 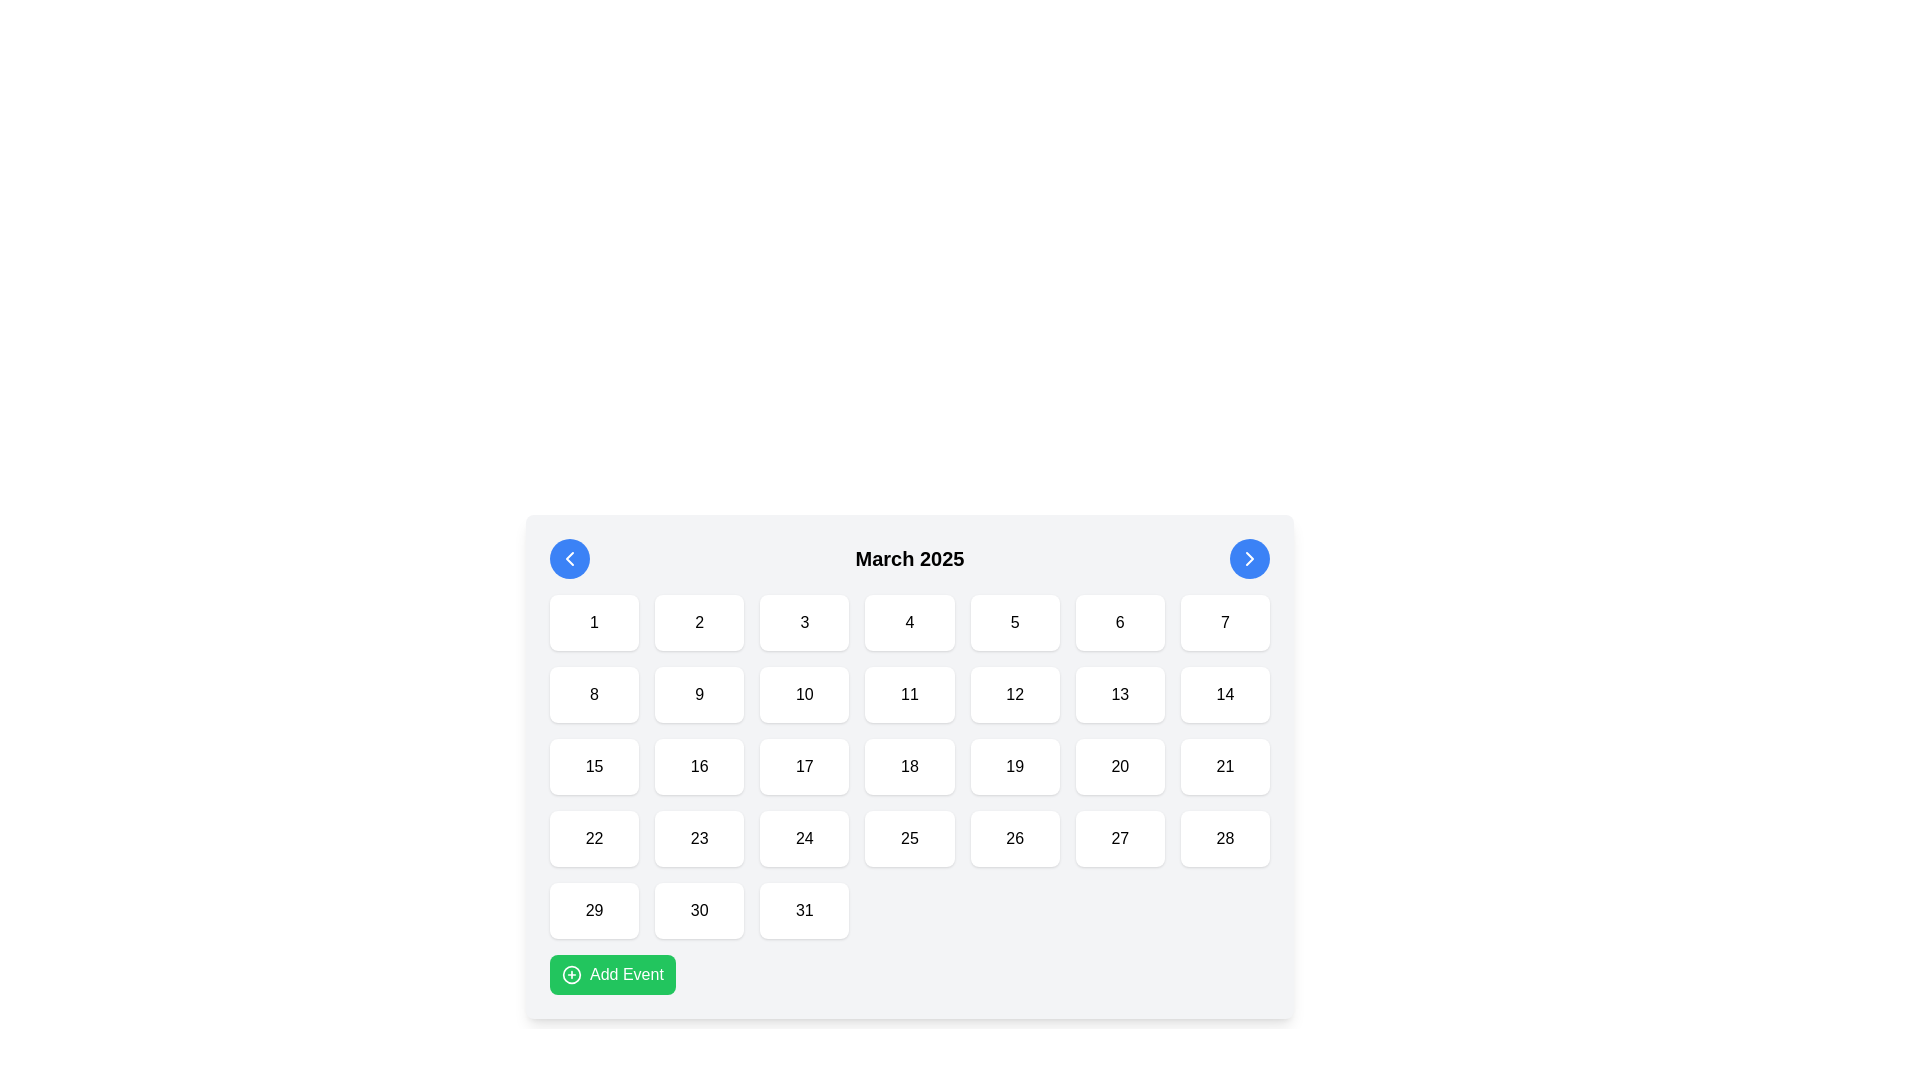 What do you see at coordinates (1248, 559) in the screenshot?
I see `the navigation button located at the far-right end of the top section of the calendar display` at bounding box center [1248, 559].